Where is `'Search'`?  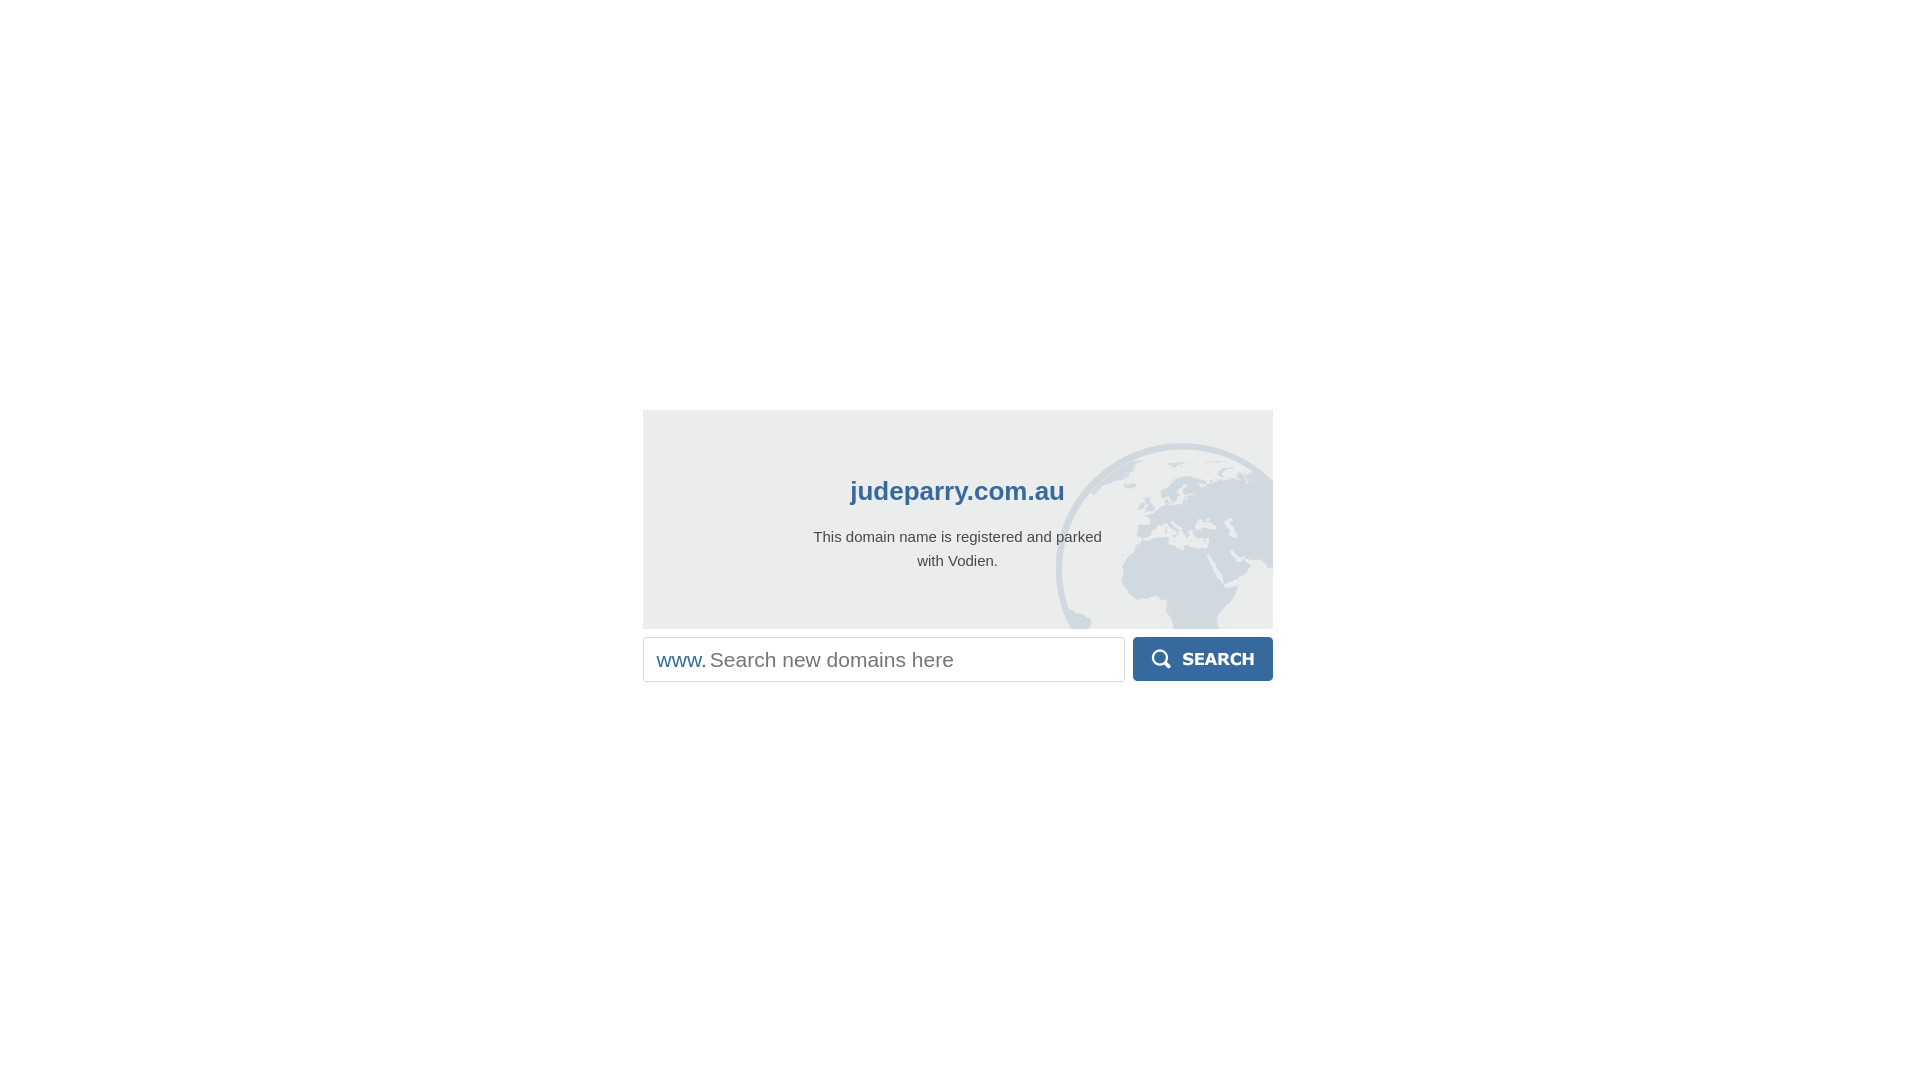
'Search' is located at coordinates (1202, 659).